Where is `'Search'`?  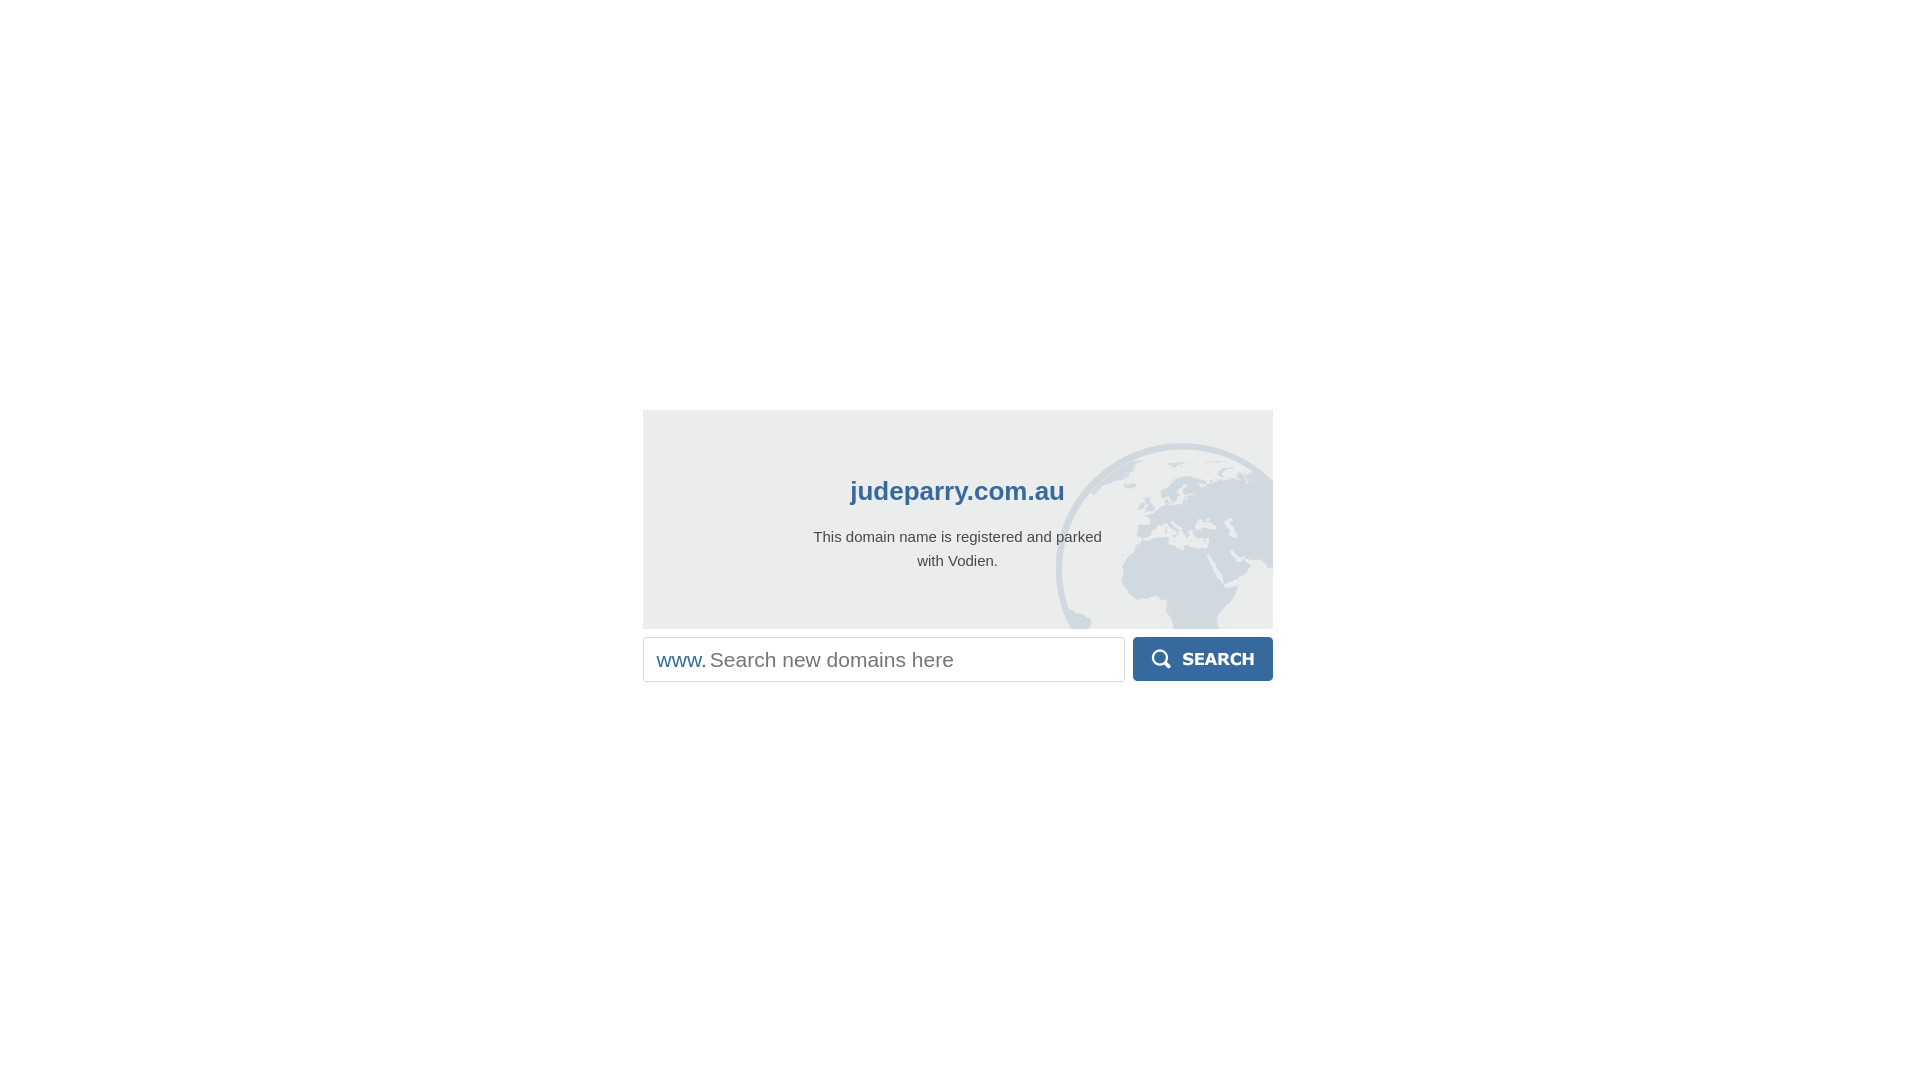
'Search' is located at coordinates (1202, 659).